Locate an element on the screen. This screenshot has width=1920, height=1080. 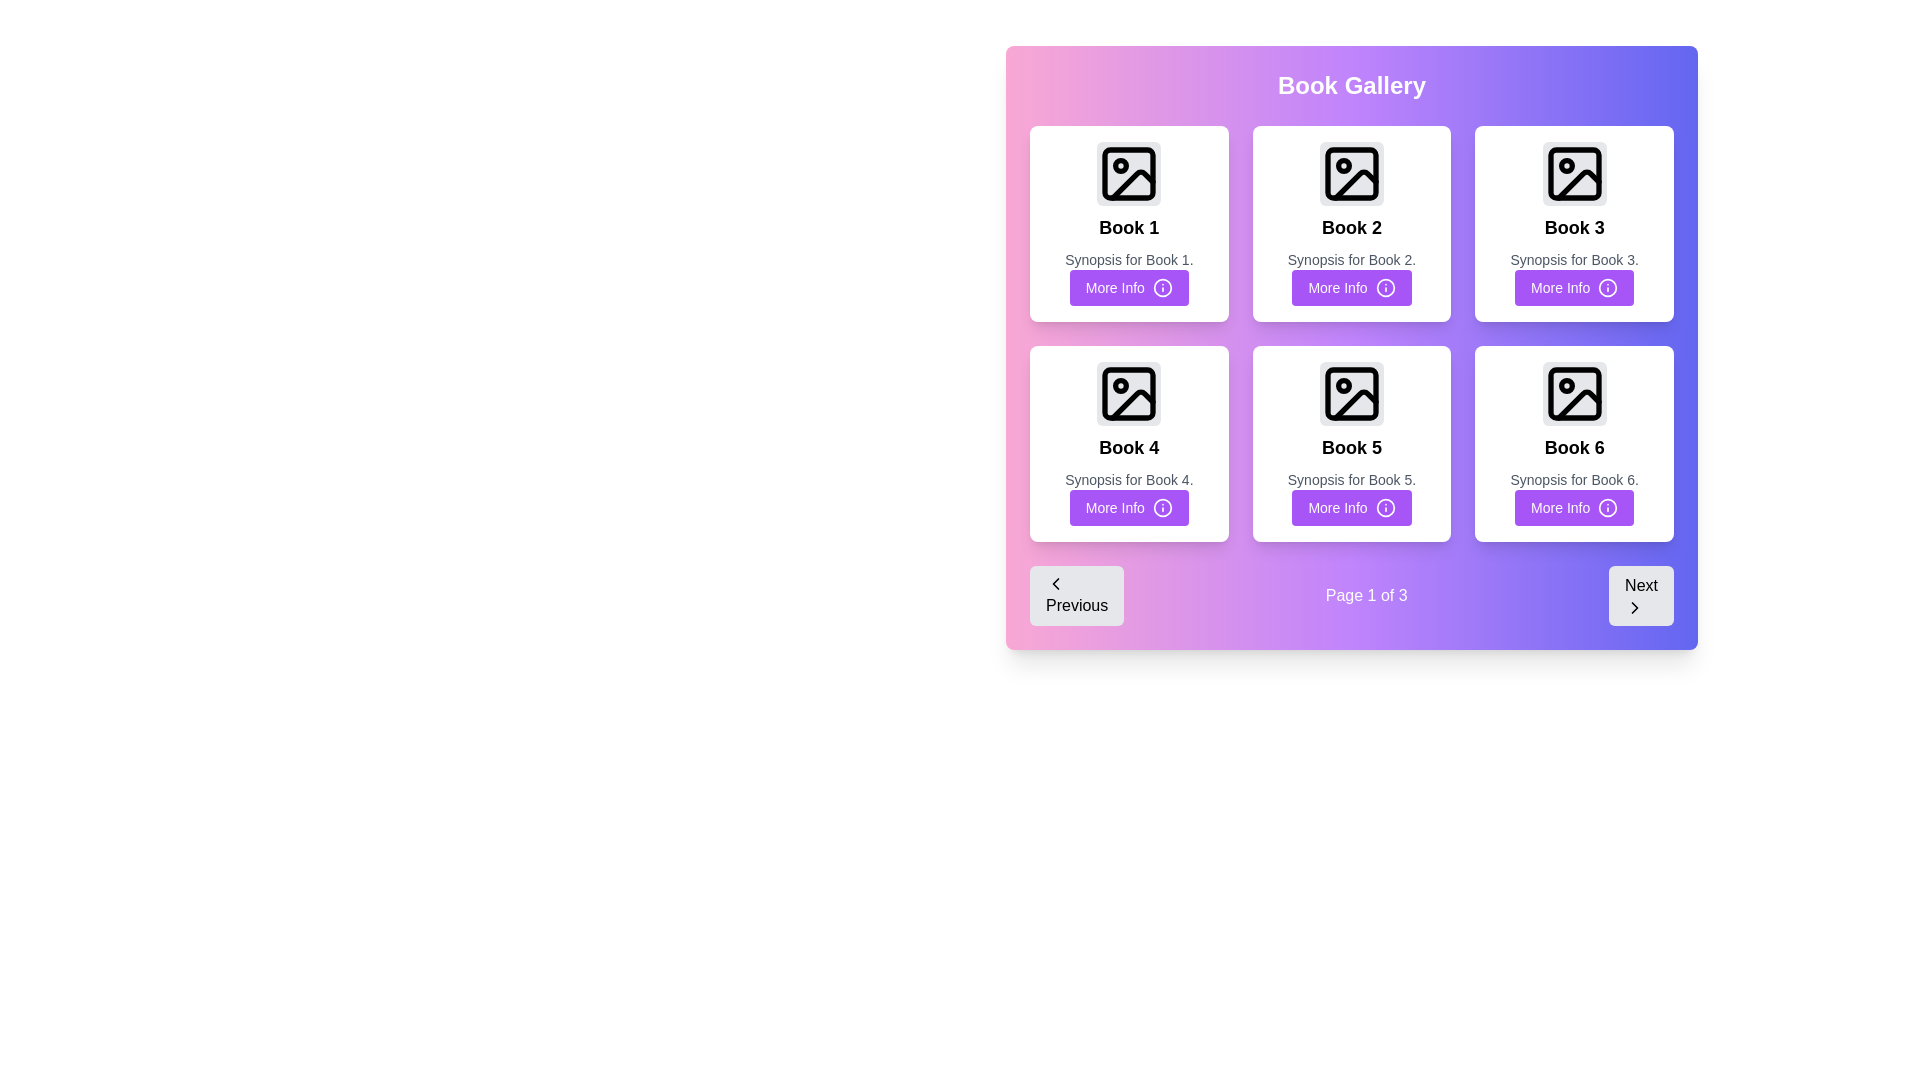
the image placeholder icon with rounded corners located at the center of the 'Book 3' card in the 'Book Gallery' section is located at coordinates (1573, 172).